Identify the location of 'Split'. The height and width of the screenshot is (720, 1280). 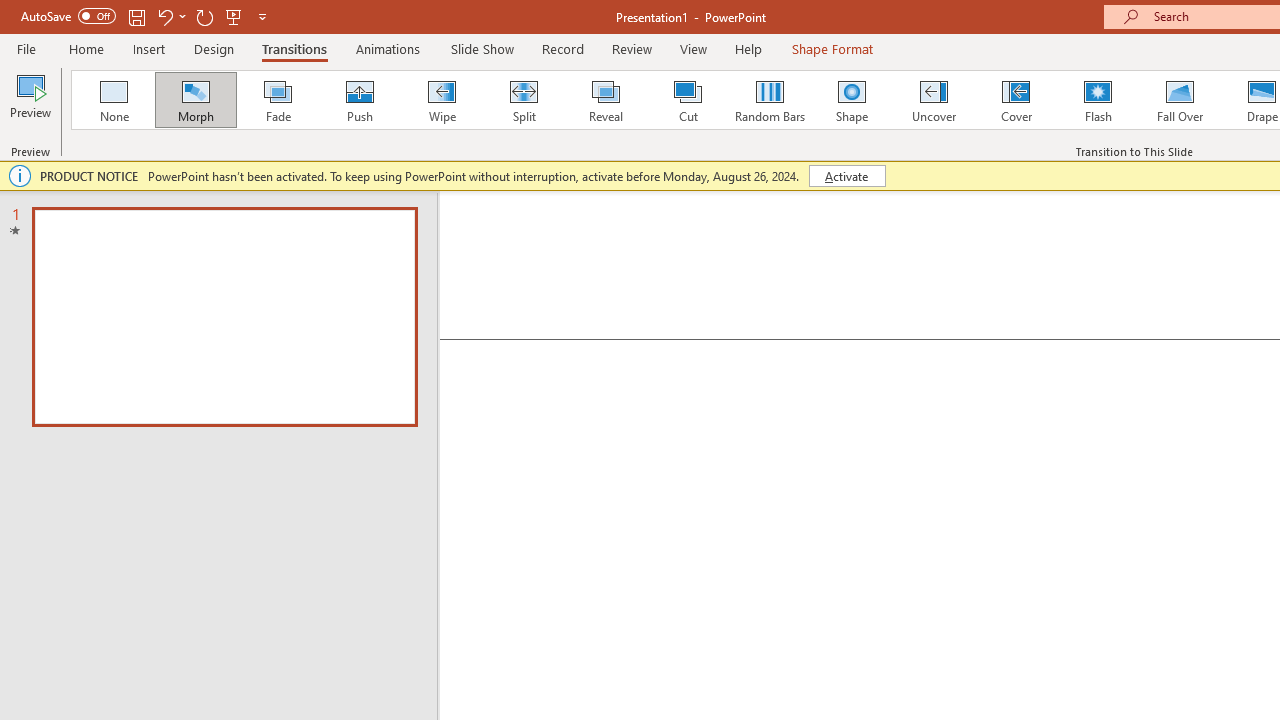
(523, 100).